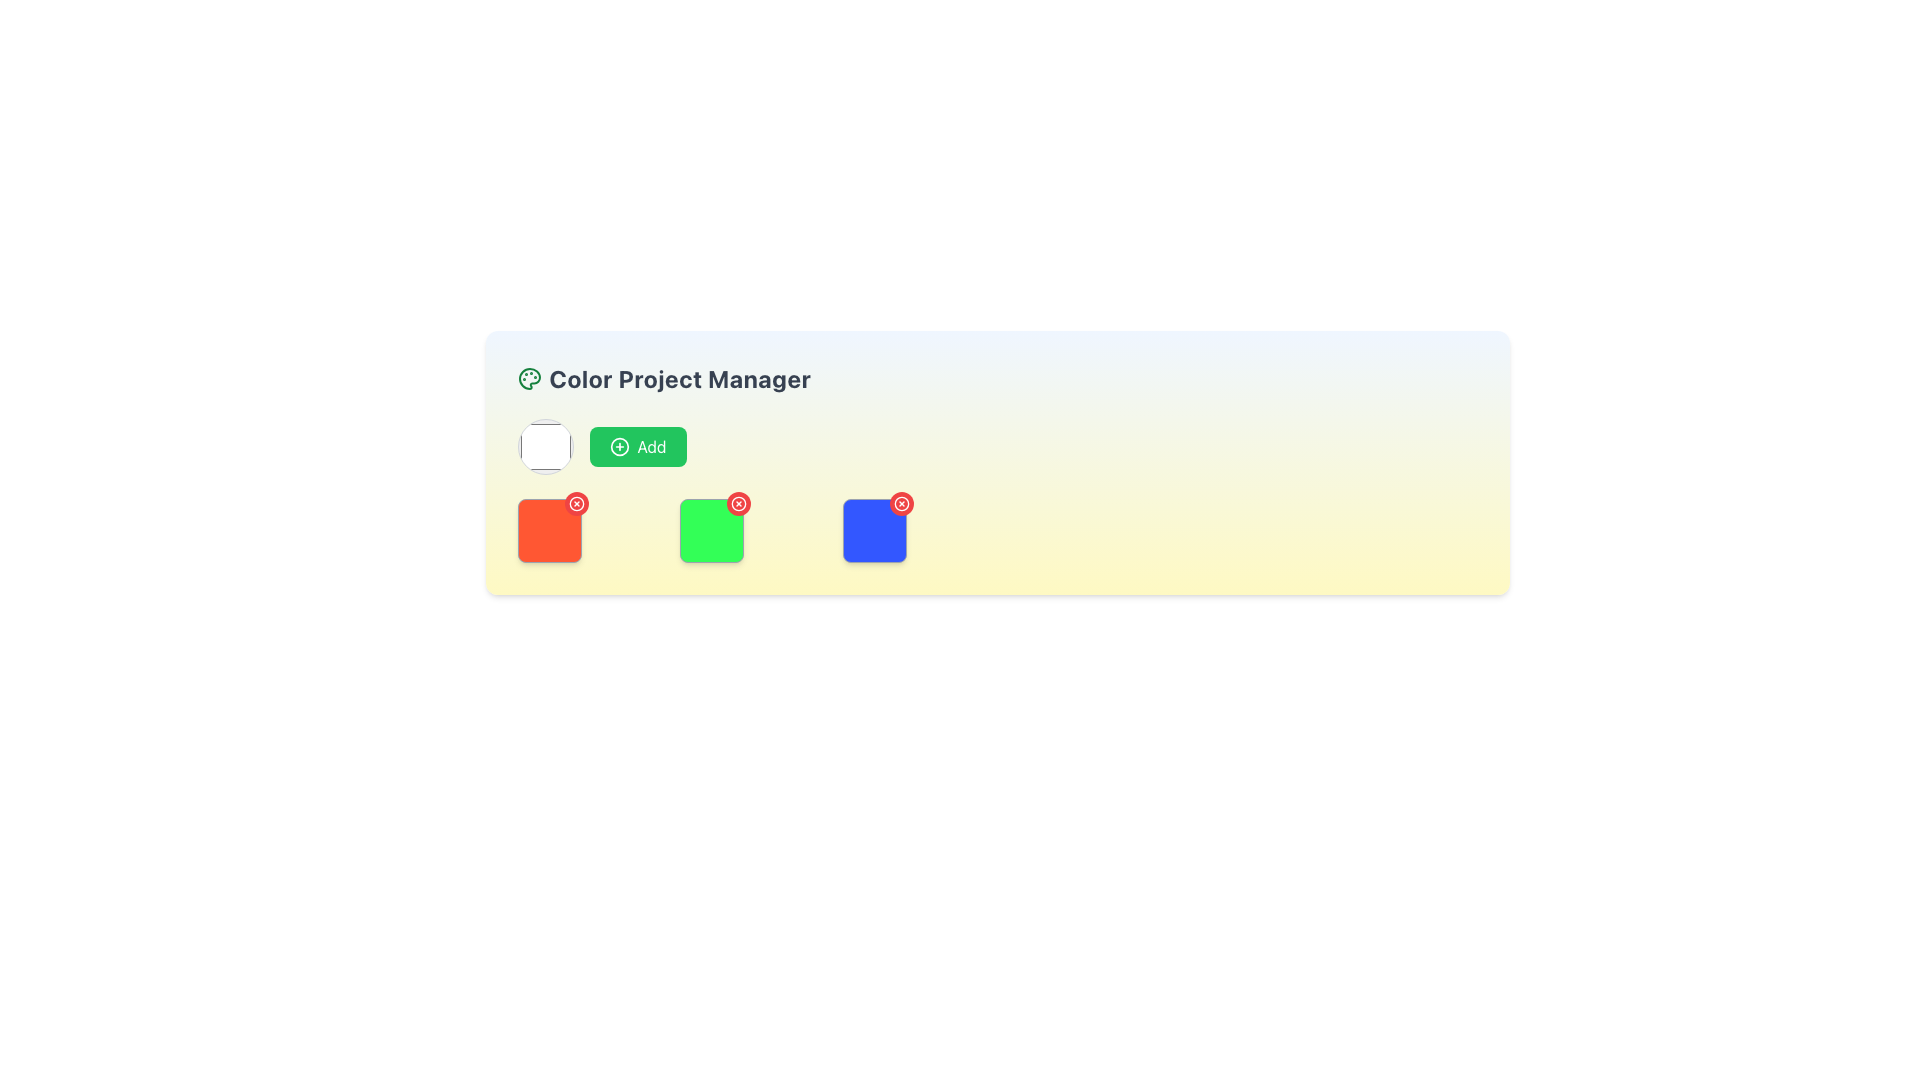  I want to click on the blue button with a rounded corner and a red badge containing a white 'X' icon, located, so click(874, 530).